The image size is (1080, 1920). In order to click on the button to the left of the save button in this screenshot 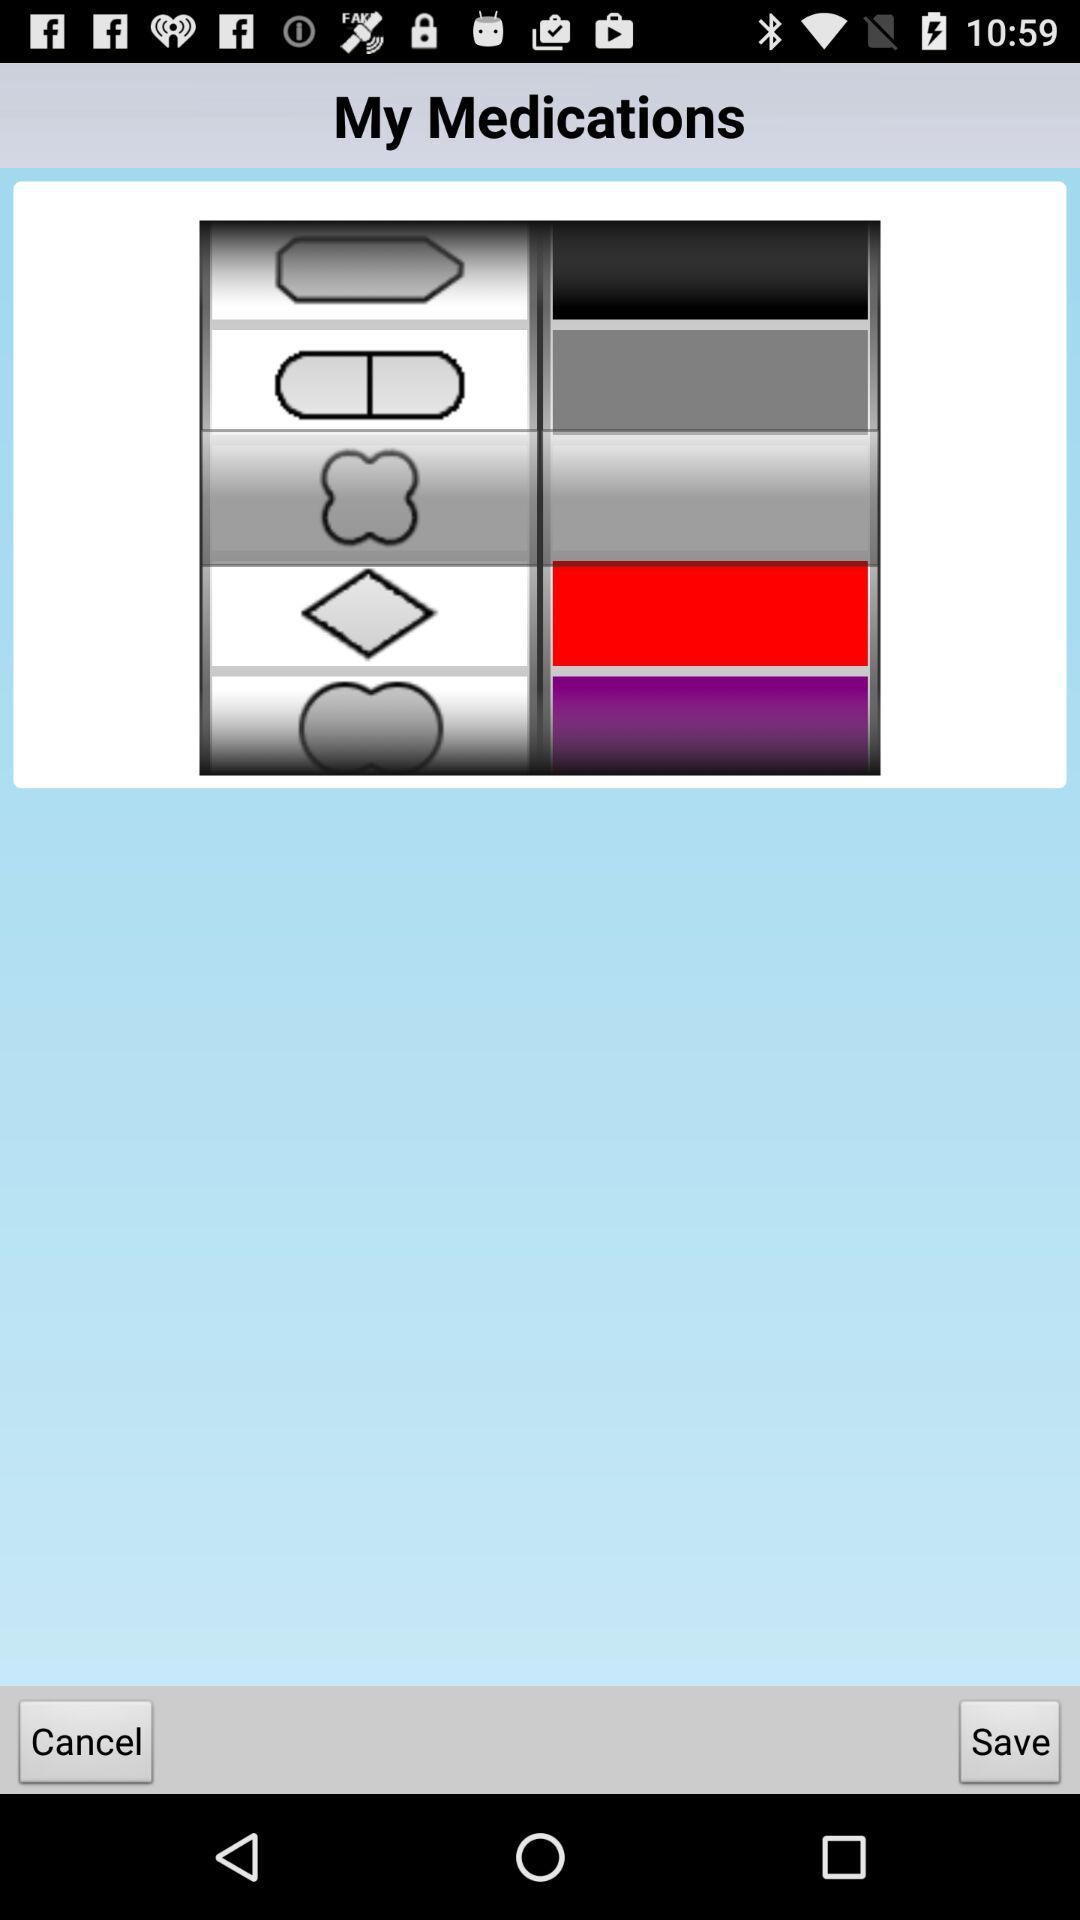, I will do `click(85, 1745)`.